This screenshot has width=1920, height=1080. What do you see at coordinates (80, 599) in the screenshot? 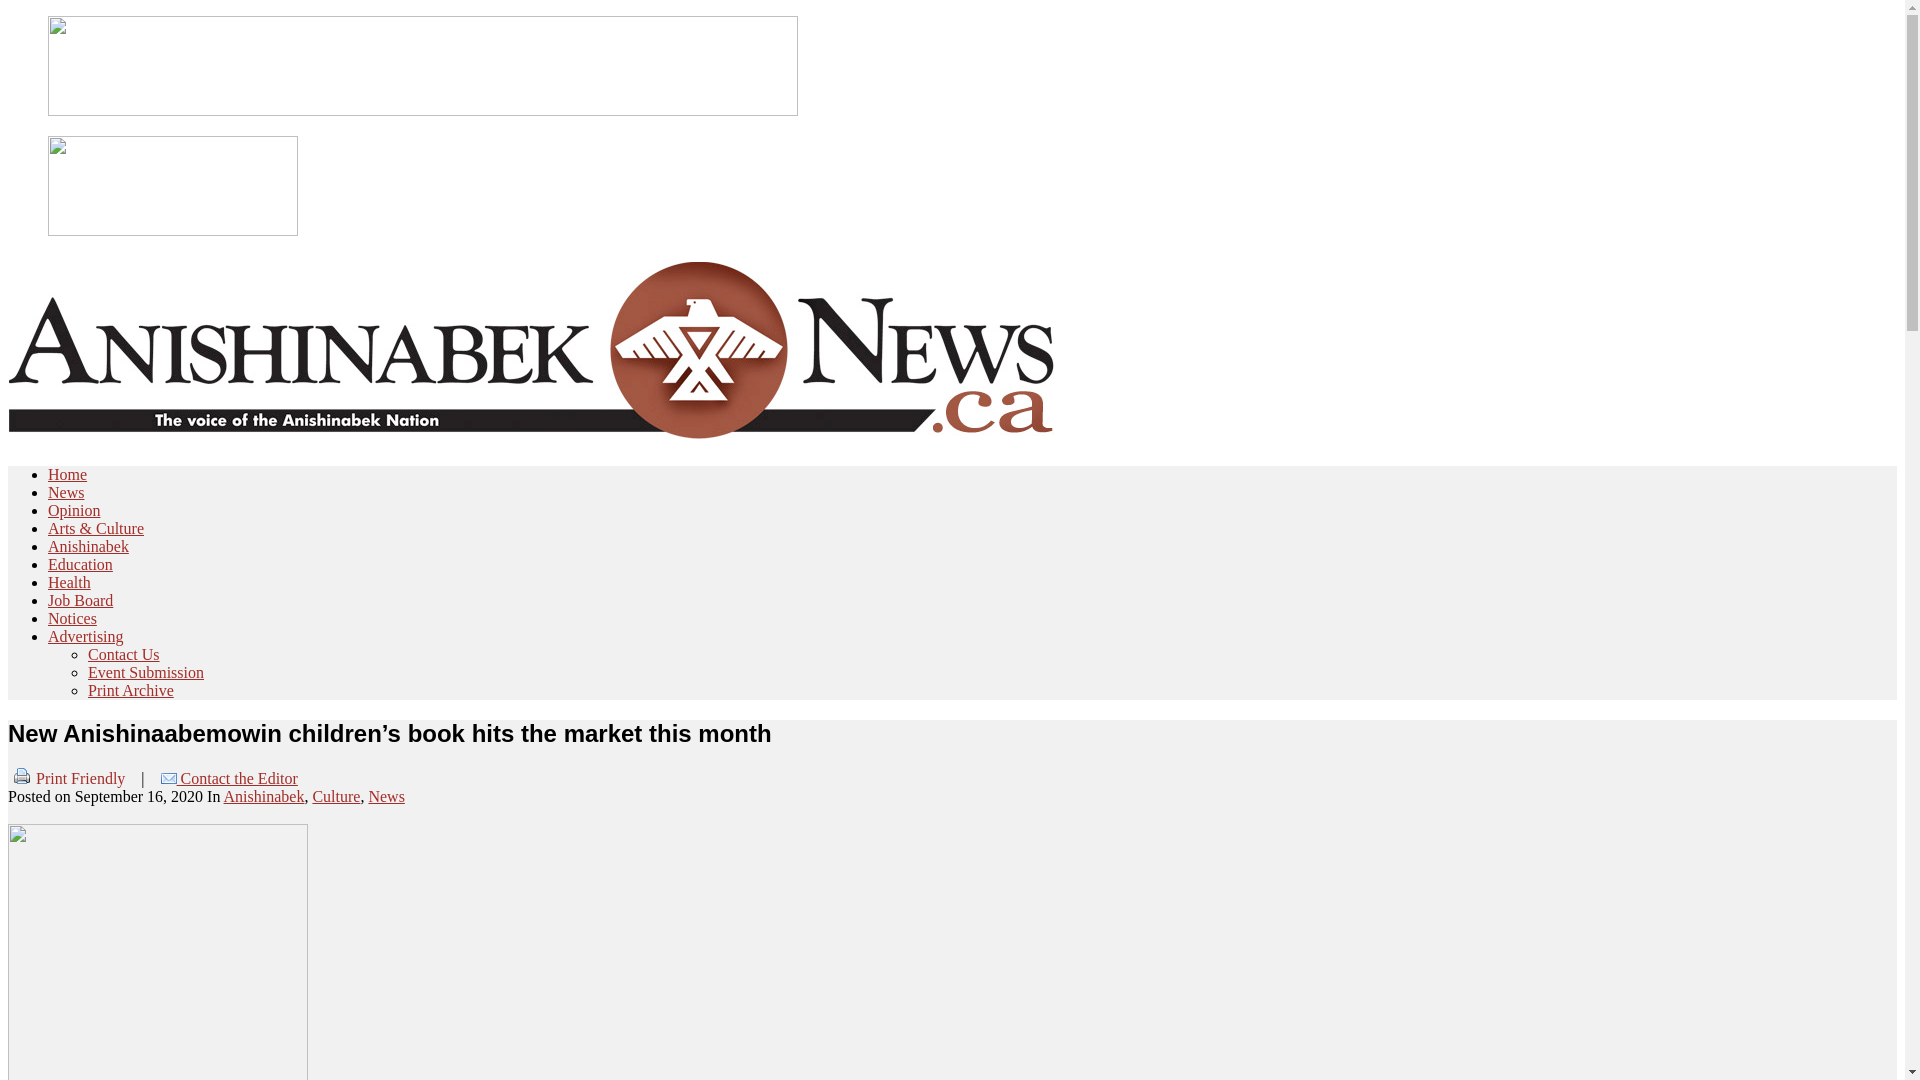
I see `'Job Board'` at bounding box center [80, 599].